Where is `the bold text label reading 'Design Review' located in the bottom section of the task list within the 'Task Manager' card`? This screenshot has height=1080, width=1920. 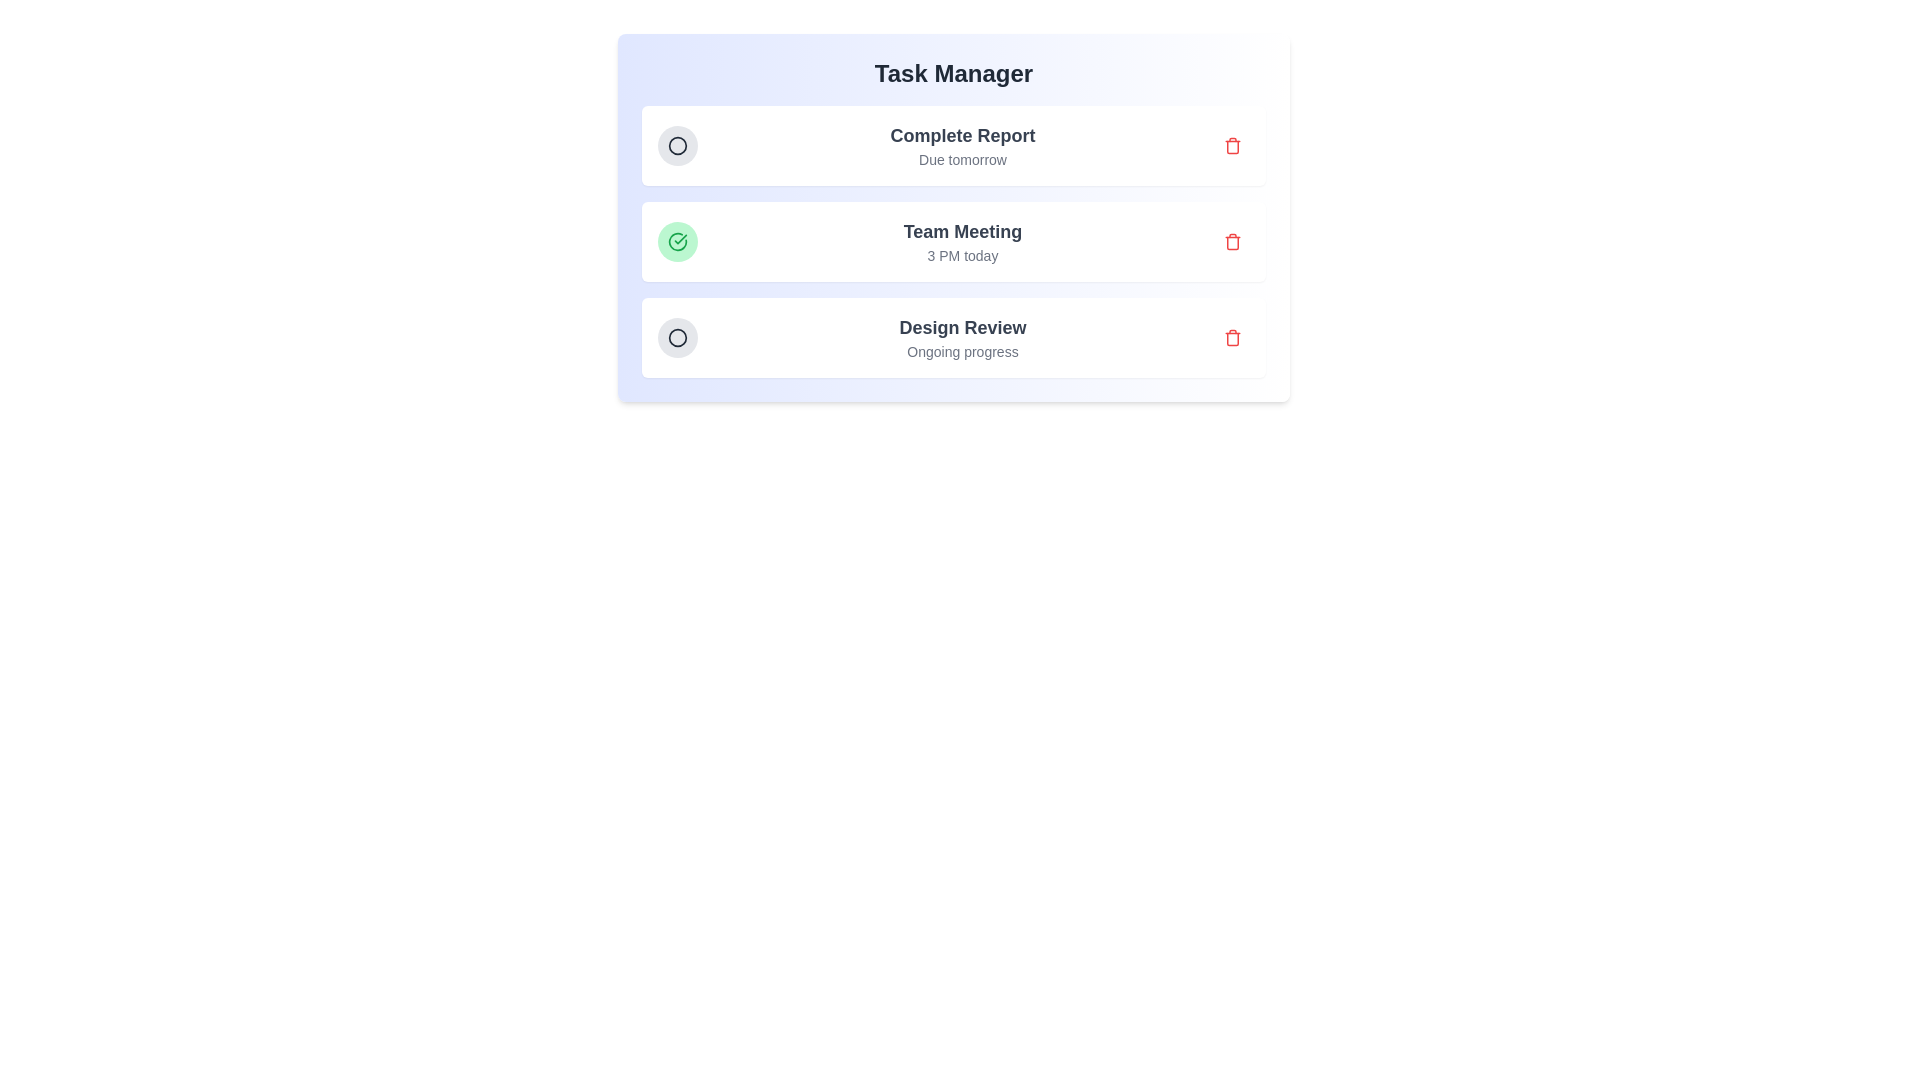 the bold text label reading 'Design Review' located in the bottom section of the task list within the 'Task Manager' card is located at coordinates (963, 326).